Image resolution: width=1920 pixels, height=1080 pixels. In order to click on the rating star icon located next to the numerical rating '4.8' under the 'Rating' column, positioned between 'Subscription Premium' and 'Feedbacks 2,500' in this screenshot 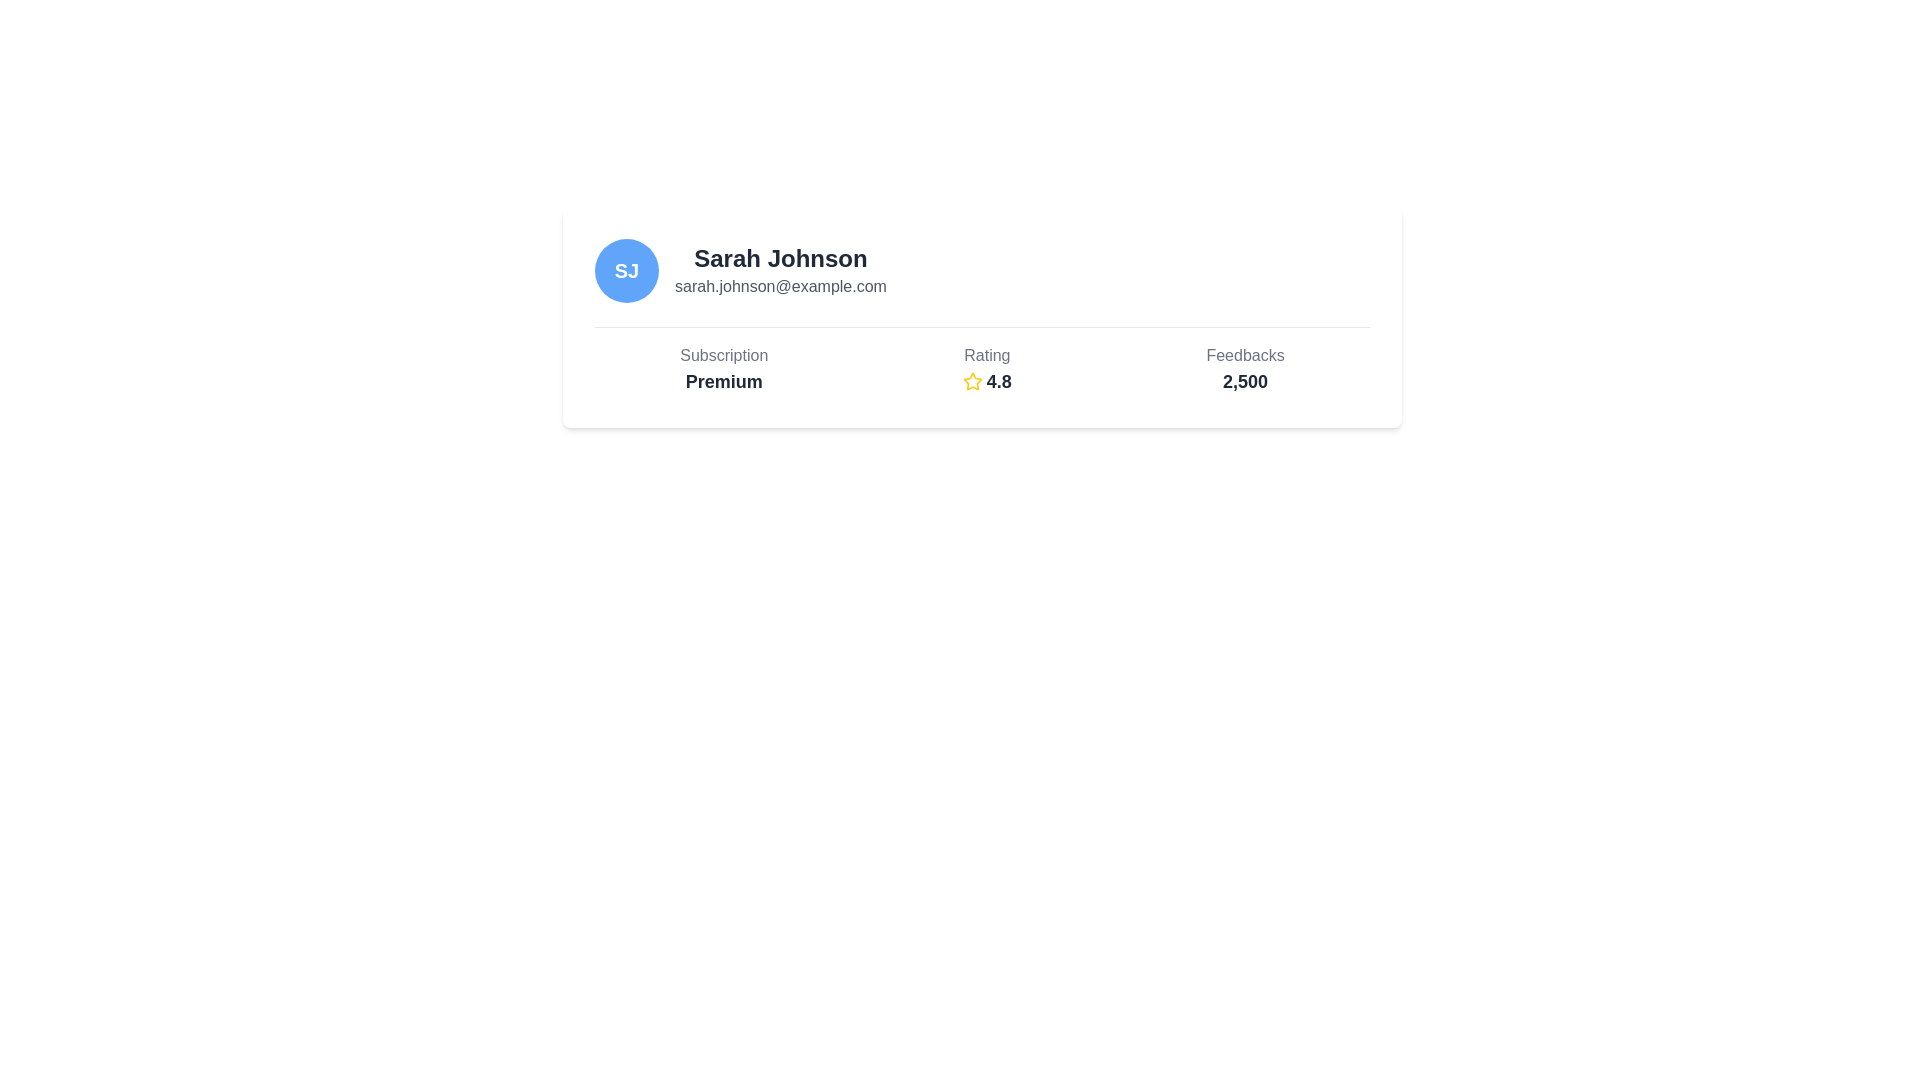, I will do `click(972, 381)`.